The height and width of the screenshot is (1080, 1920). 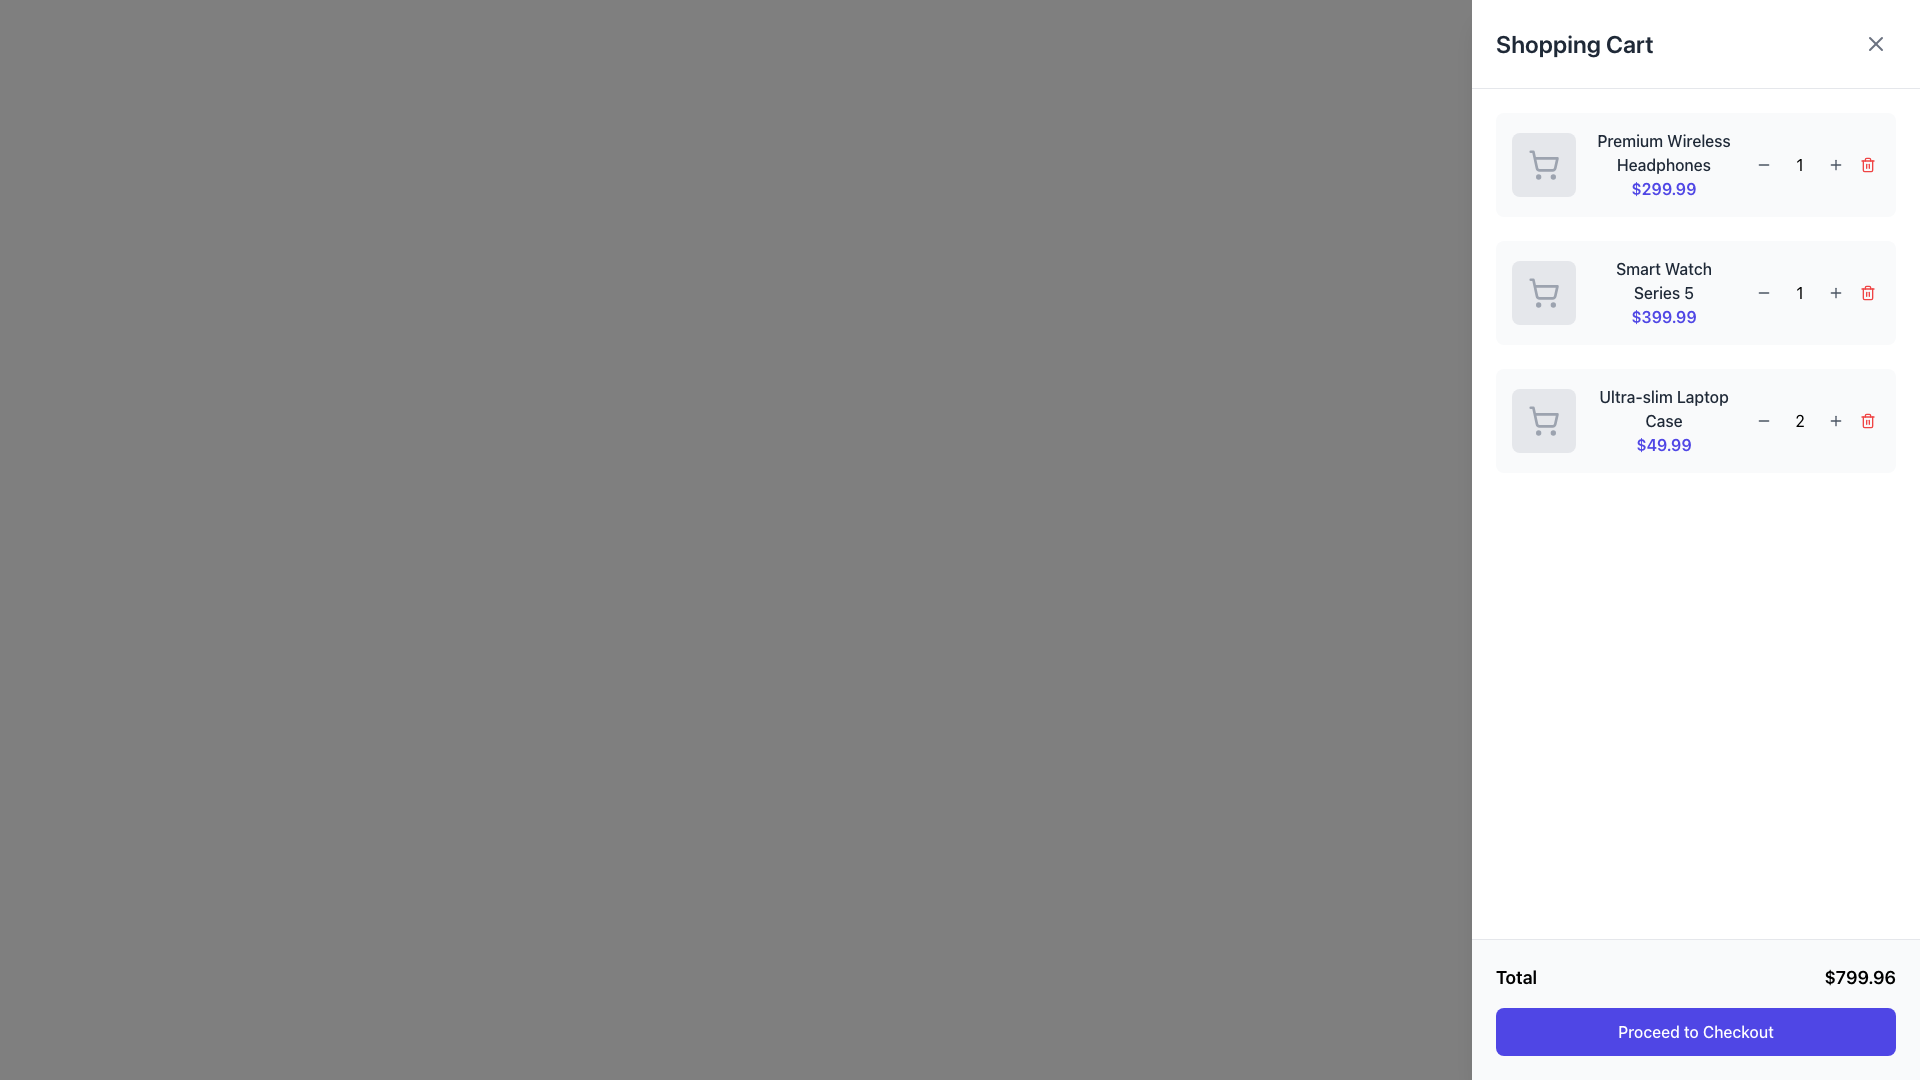 What do you see at coordinates (1763, 164) in the screenshot?
I see `the button located to the right of the product quantity number for the 'Premium Wireless Headphones' in the shopping cart to decrease the quantity` at bounding box center [1763, 164].